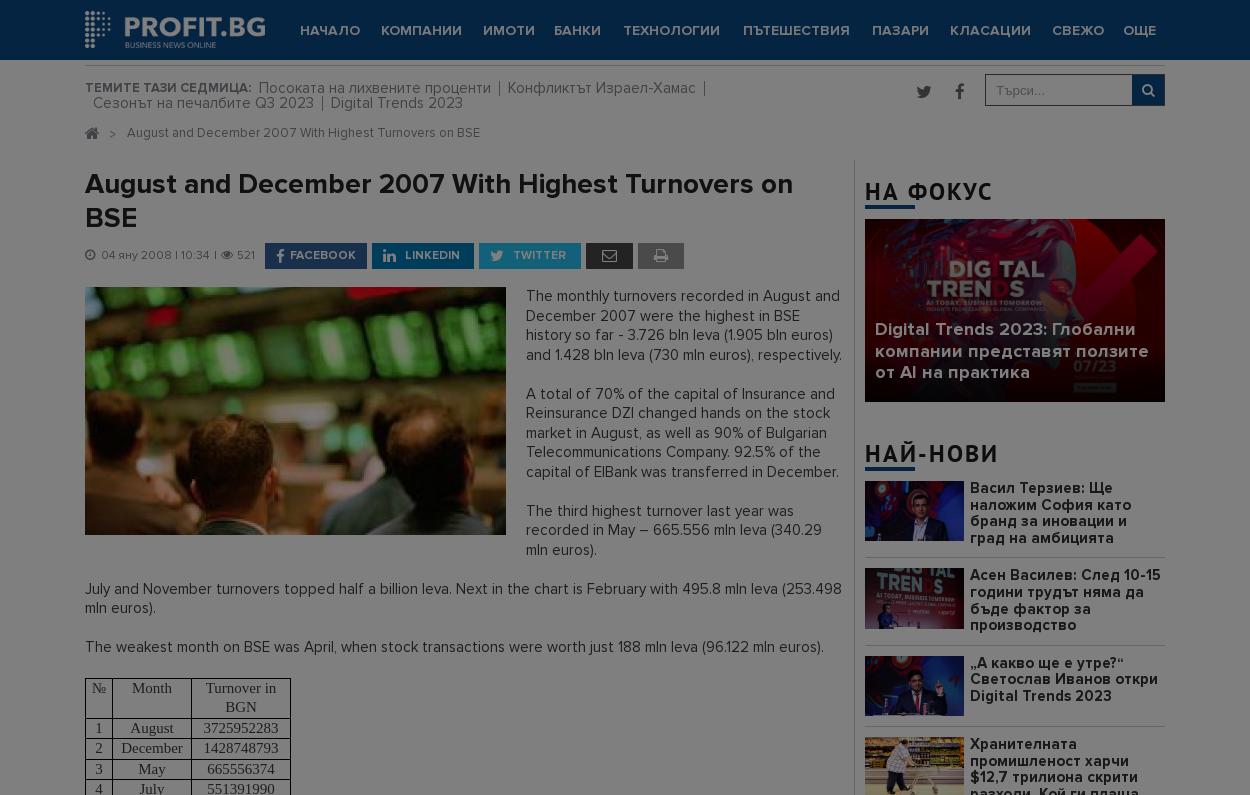 This screenshot has height=795, width=1250. Describe the element at coordinates (97, 767) in the screenshot. I see `'3'` at that location.